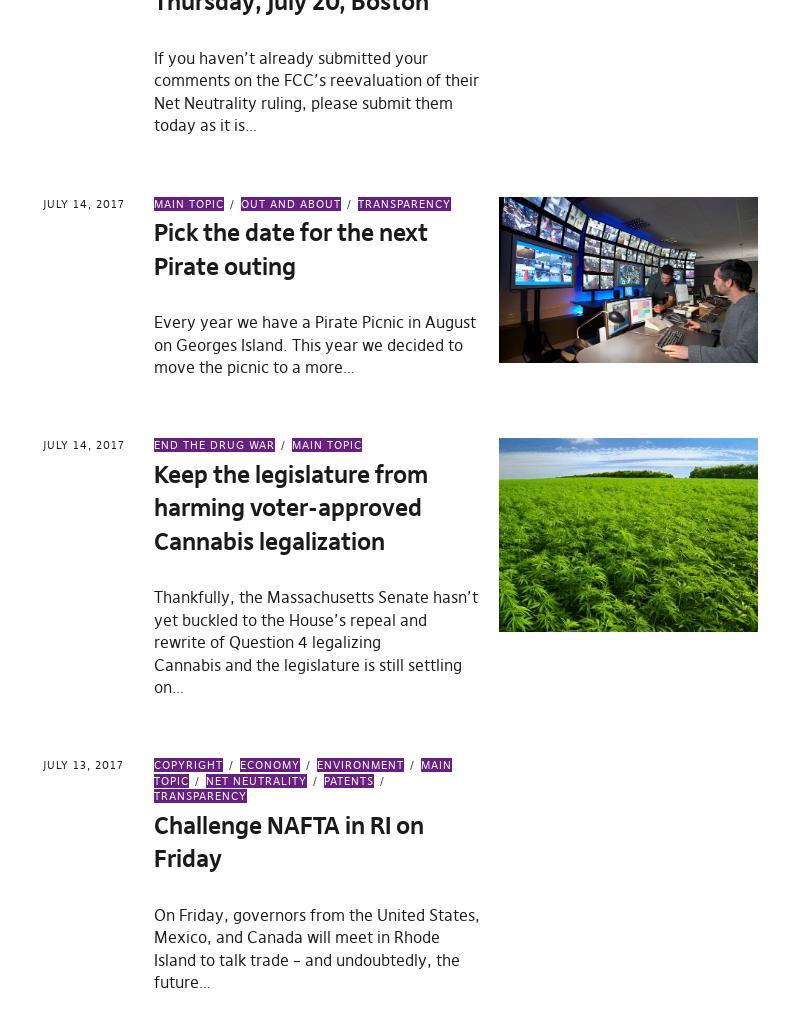 This screenshot has width=800, height=1010. I want to click on 'Keep the legislature from harming voter-approved Cannabis legalization', so click(291, 506).